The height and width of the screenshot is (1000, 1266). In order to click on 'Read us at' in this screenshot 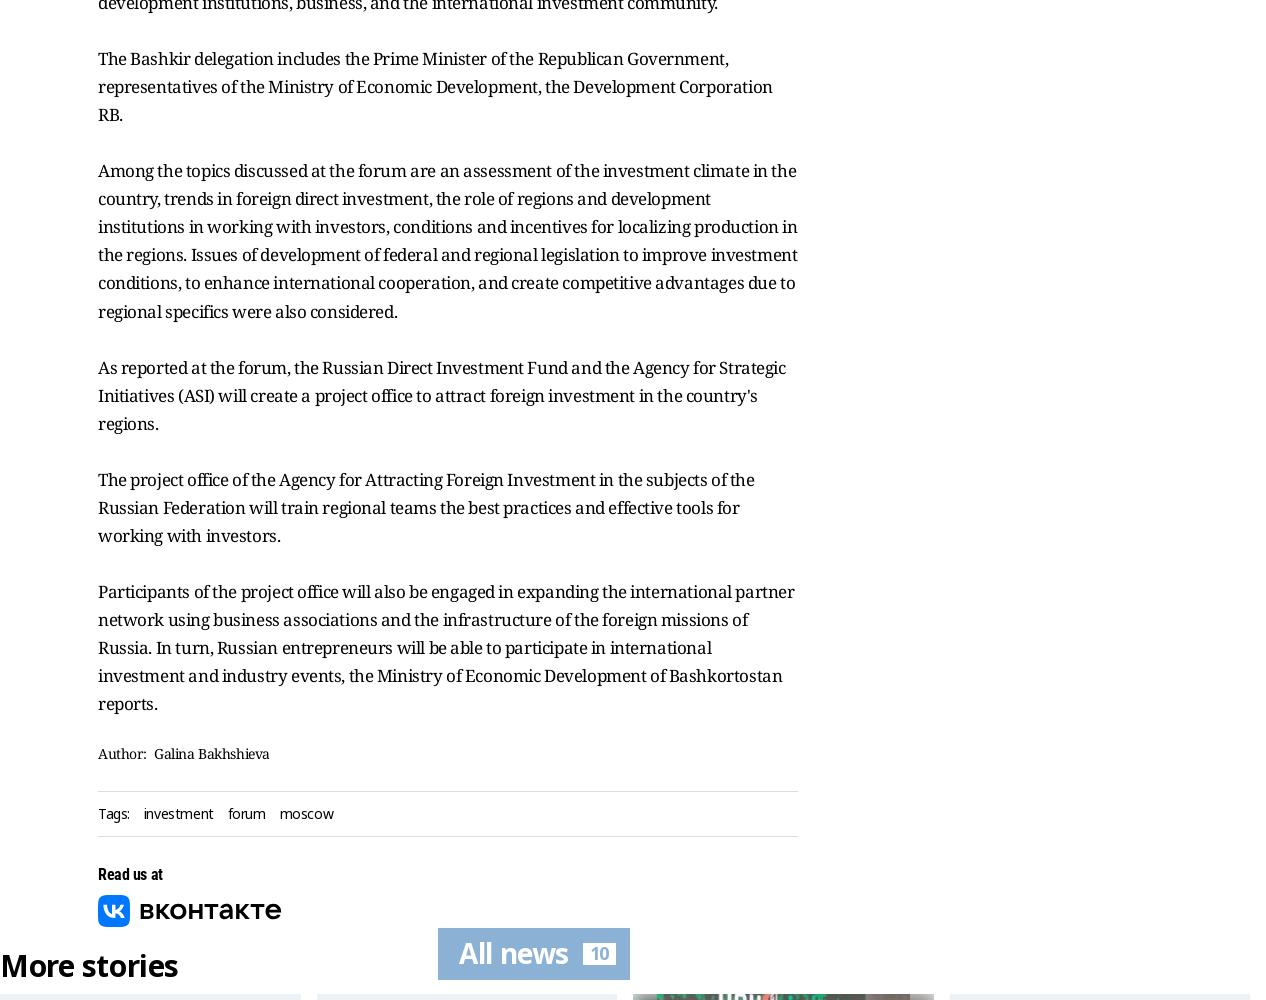, I will do `click(96, 873)`.